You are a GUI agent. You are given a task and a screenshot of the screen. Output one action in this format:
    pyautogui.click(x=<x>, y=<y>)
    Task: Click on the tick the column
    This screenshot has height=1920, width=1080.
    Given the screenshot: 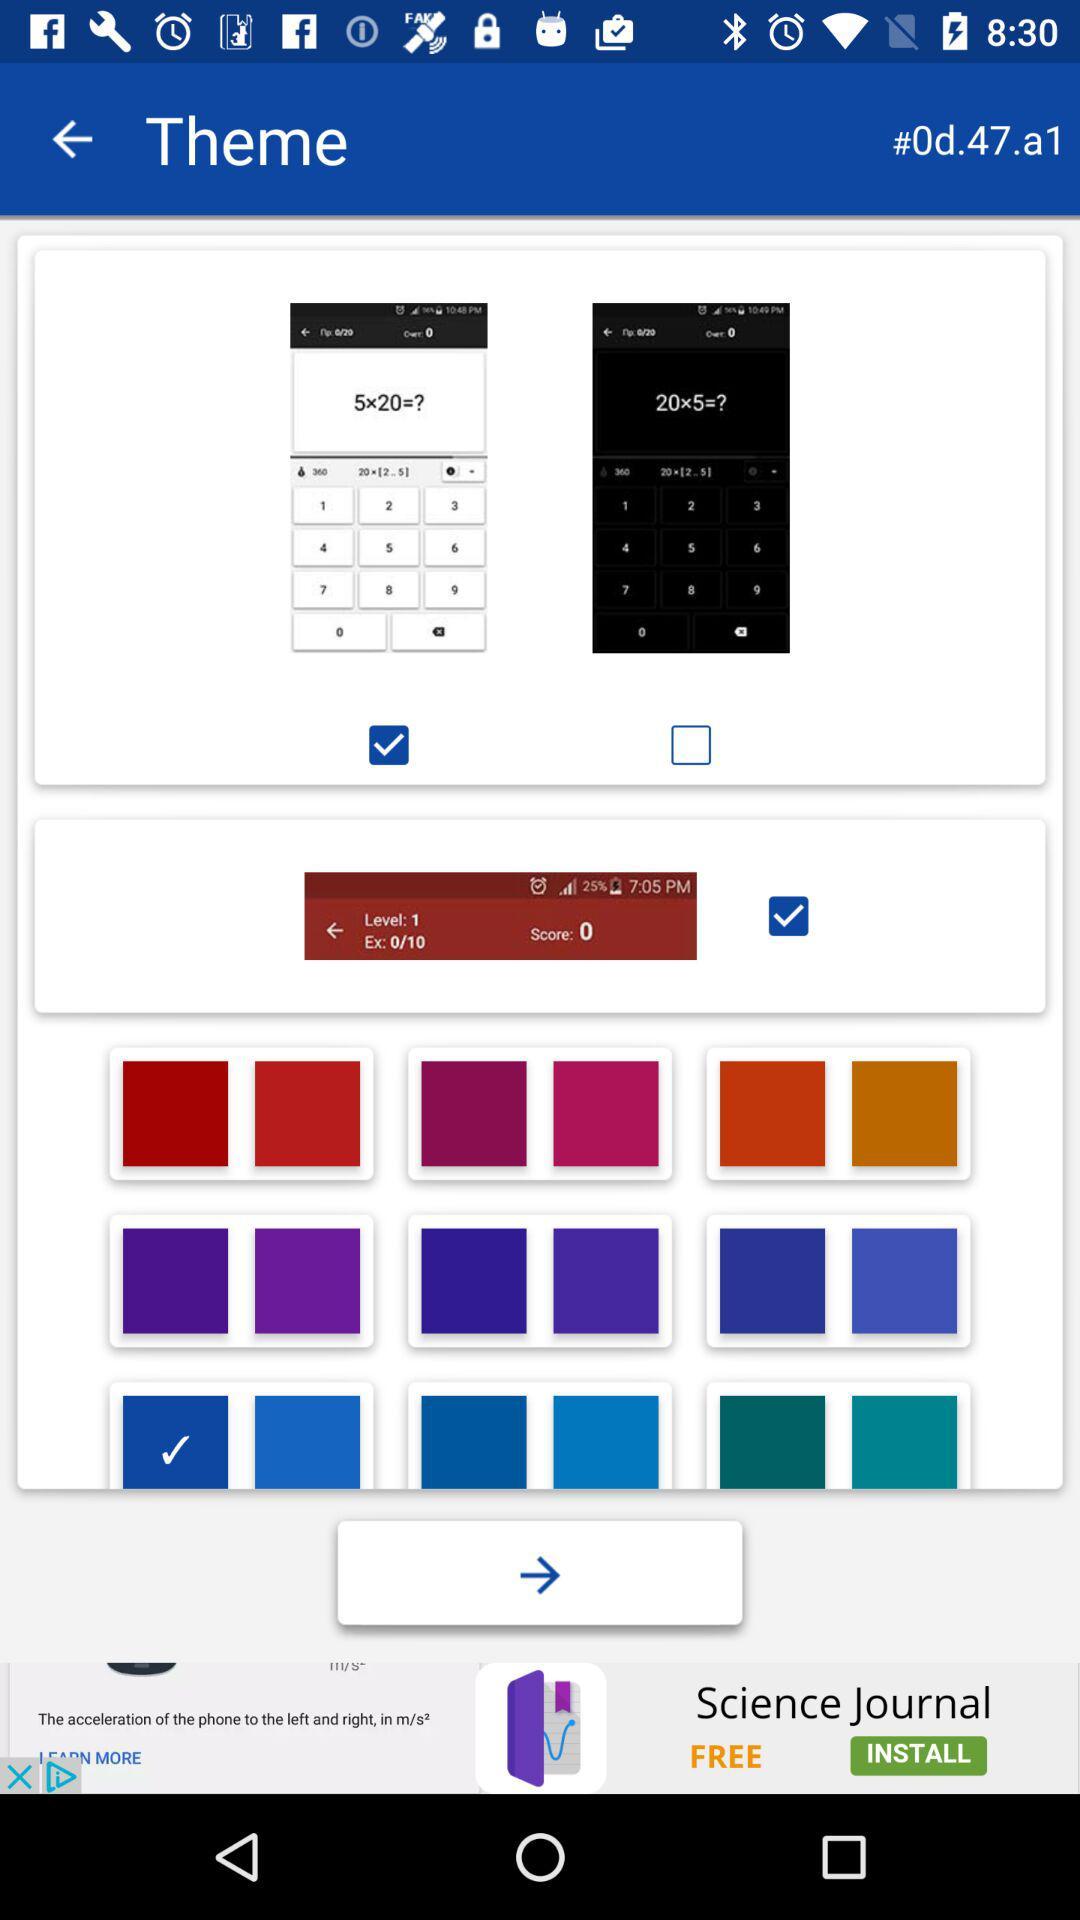 What is the action you would take?
    pyautogui.click(x=787, y=915)
    